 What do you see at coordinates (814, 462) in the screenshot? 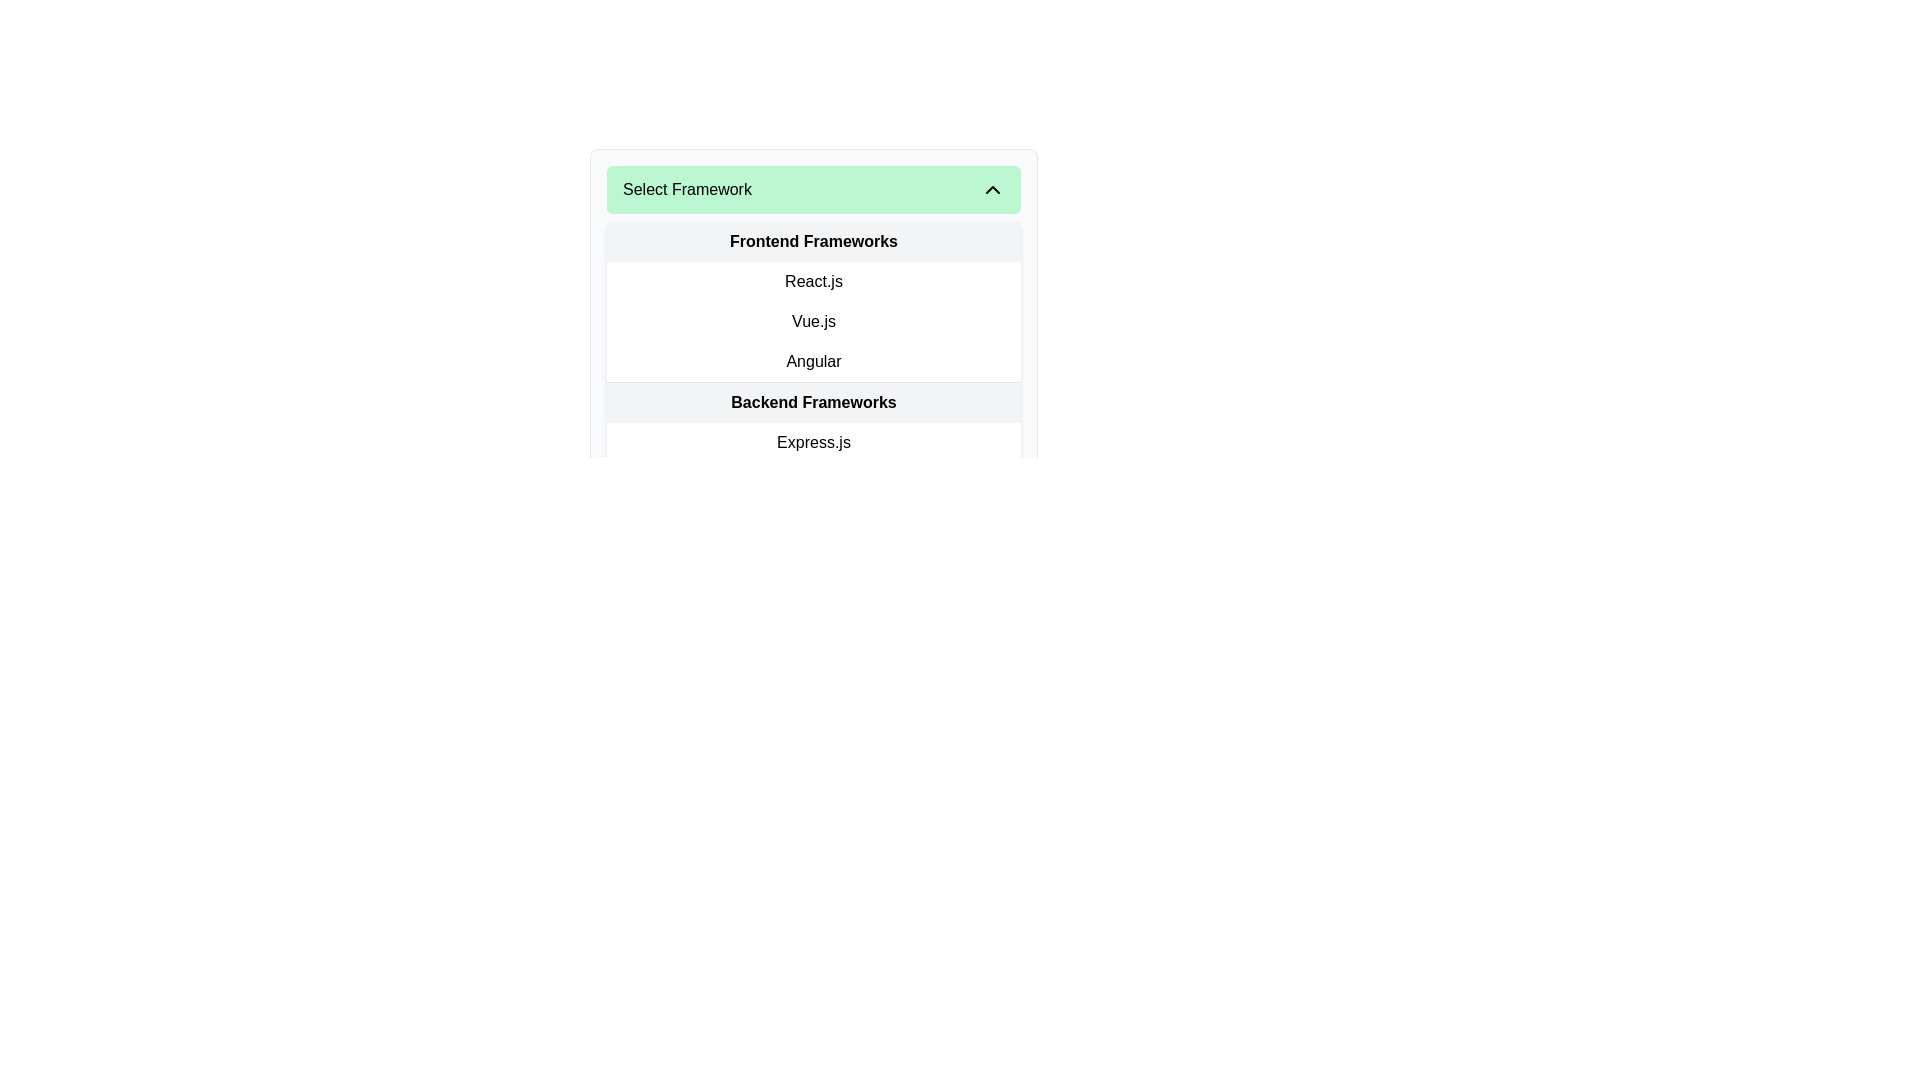
I see `the 'Backend Frameworks' dropdown entry located under the 'Frontend Frameworks' section` at bounding box center [814, 462].